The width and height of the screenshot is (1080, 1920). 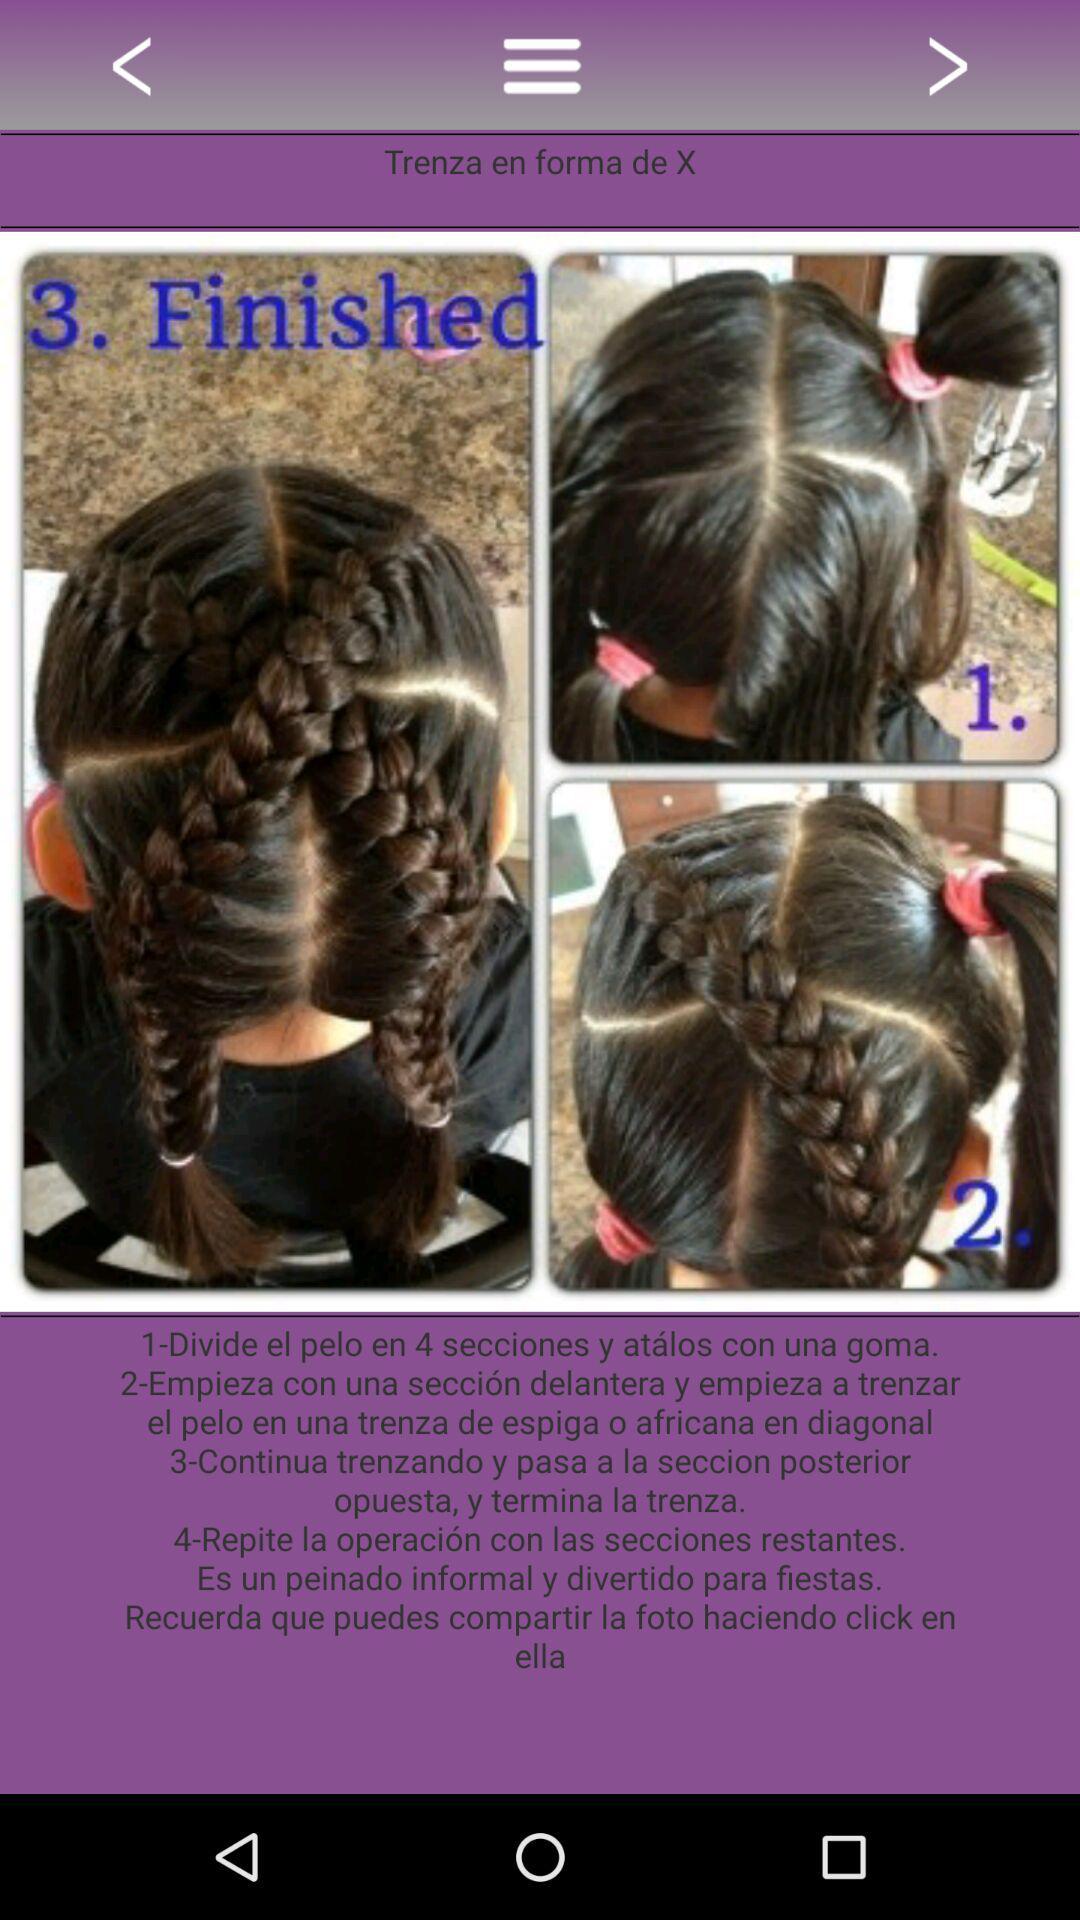 I want to click on the arrow_forward icon, so click(x=945, y=69).